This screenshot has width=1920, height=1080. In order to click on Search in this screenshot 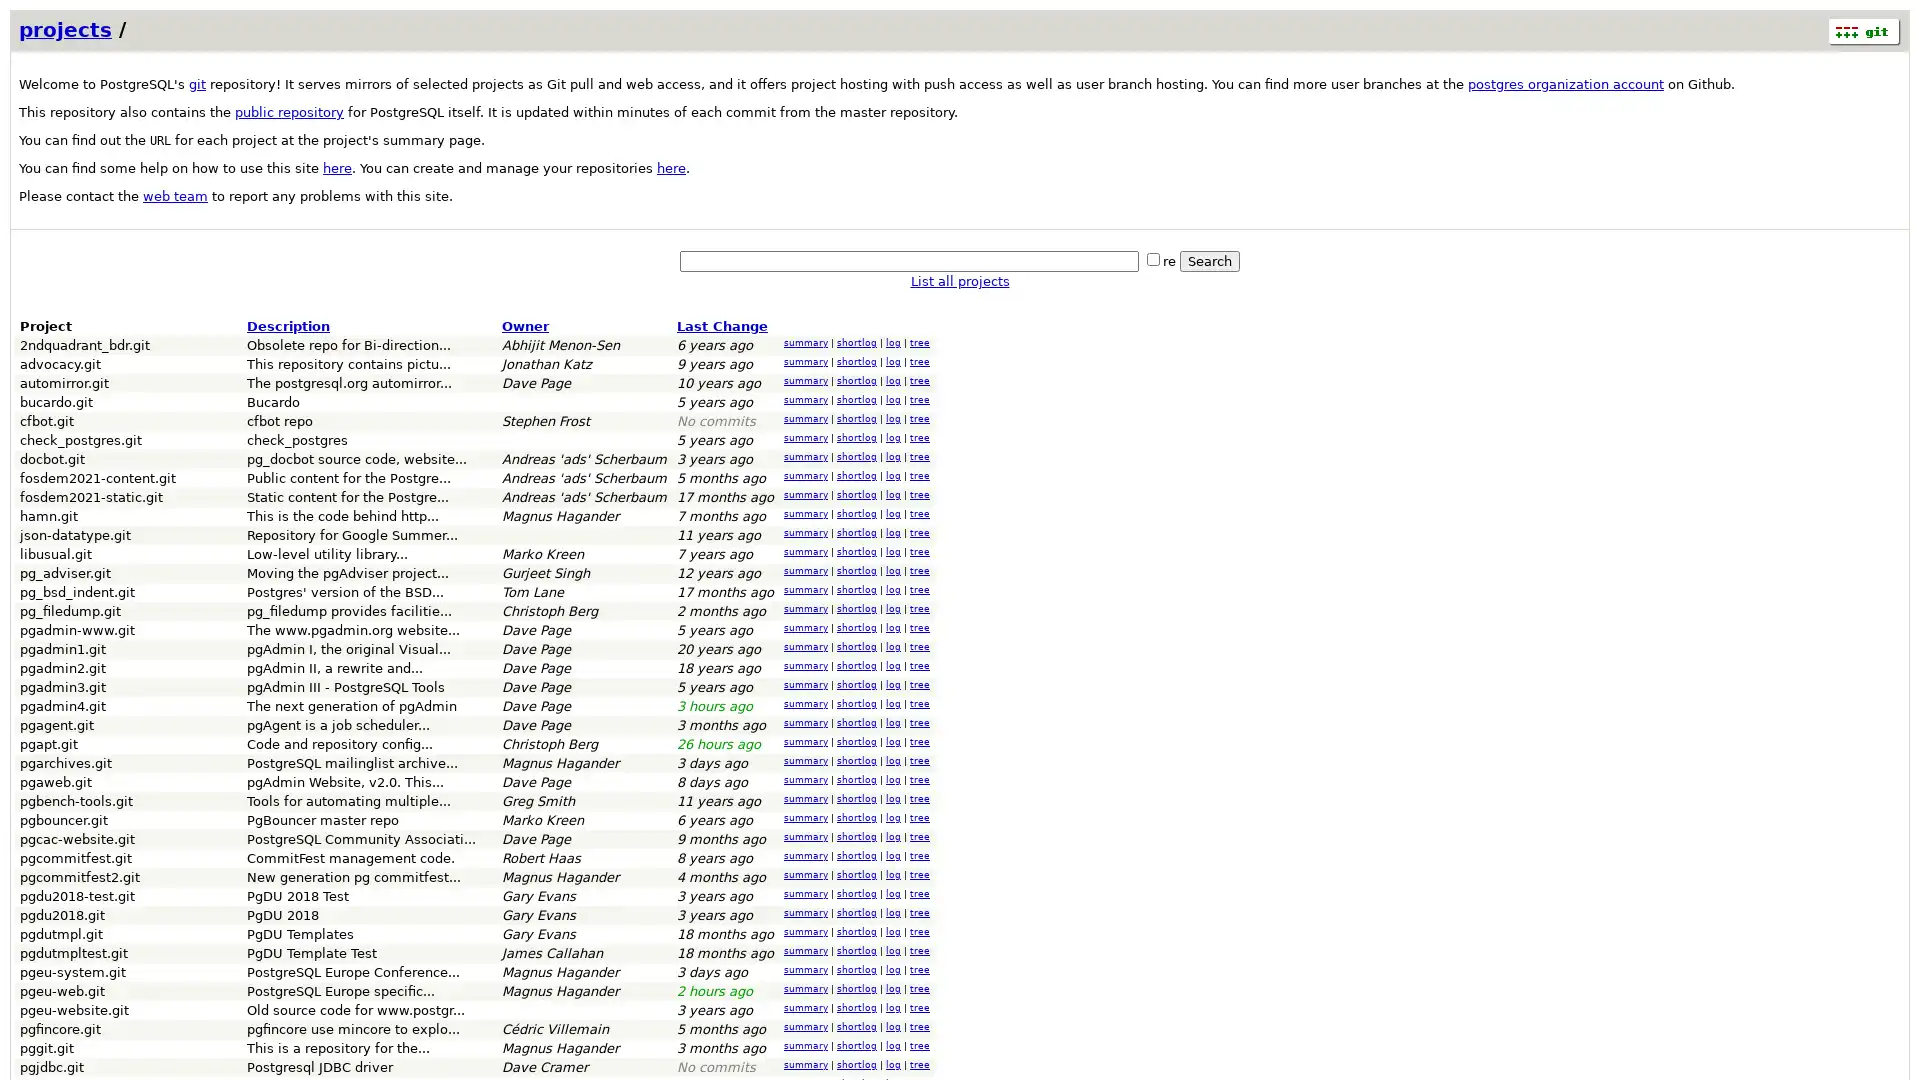, I will do `click(1208, 260)`.